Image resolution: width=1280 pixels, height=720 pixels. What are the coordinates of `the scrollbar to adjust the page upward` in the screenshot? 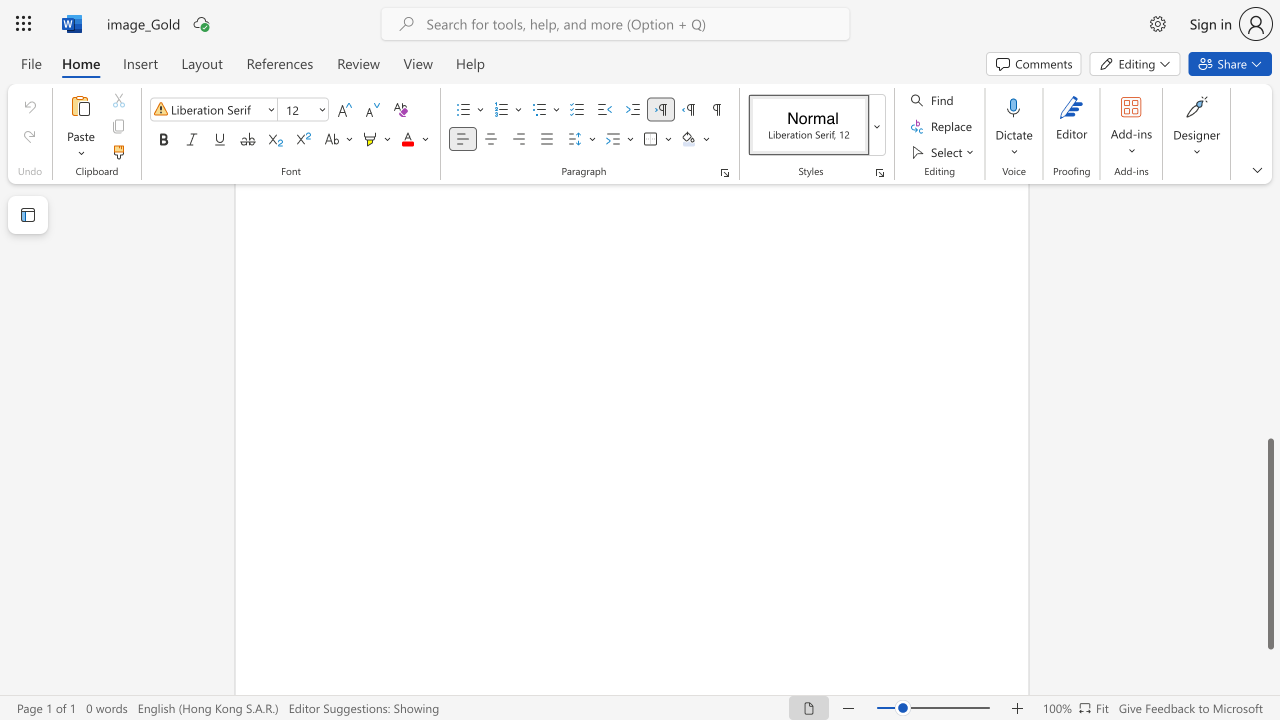 It's located at (1269, 228).